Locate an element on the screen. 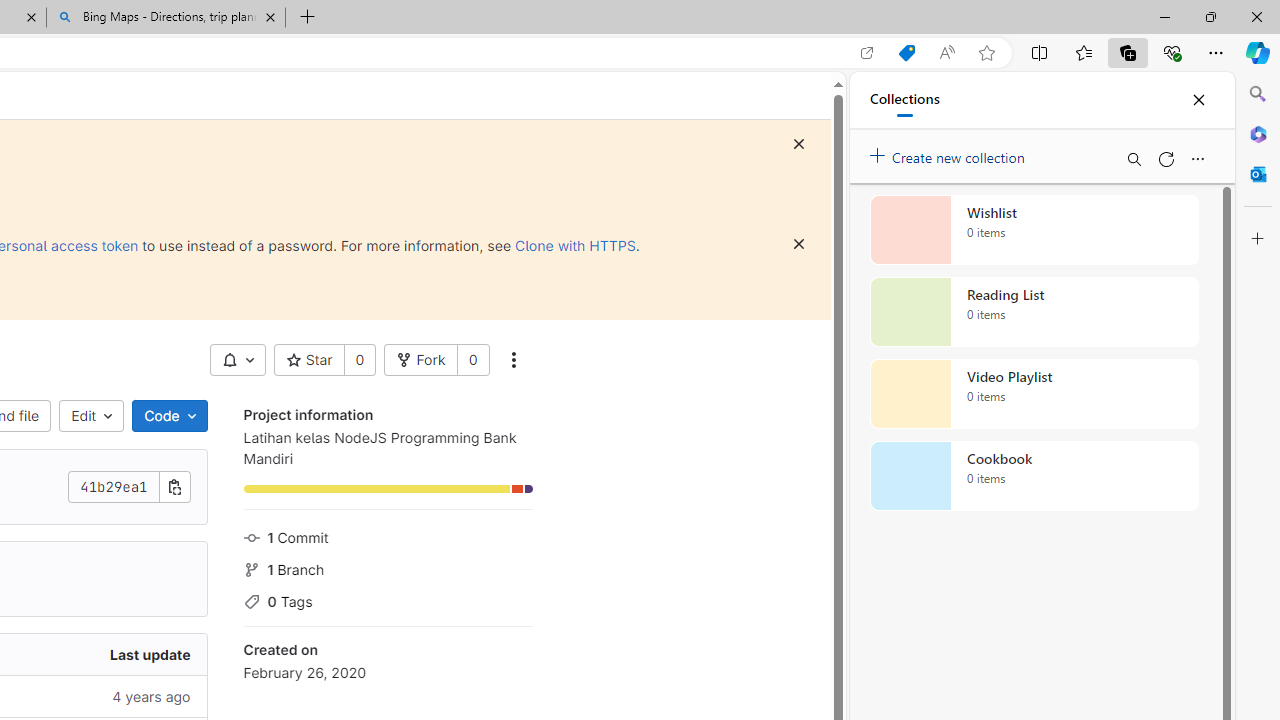  'Add this page to favorites (Ctrl+D)' is located at coordinates (986, 52).